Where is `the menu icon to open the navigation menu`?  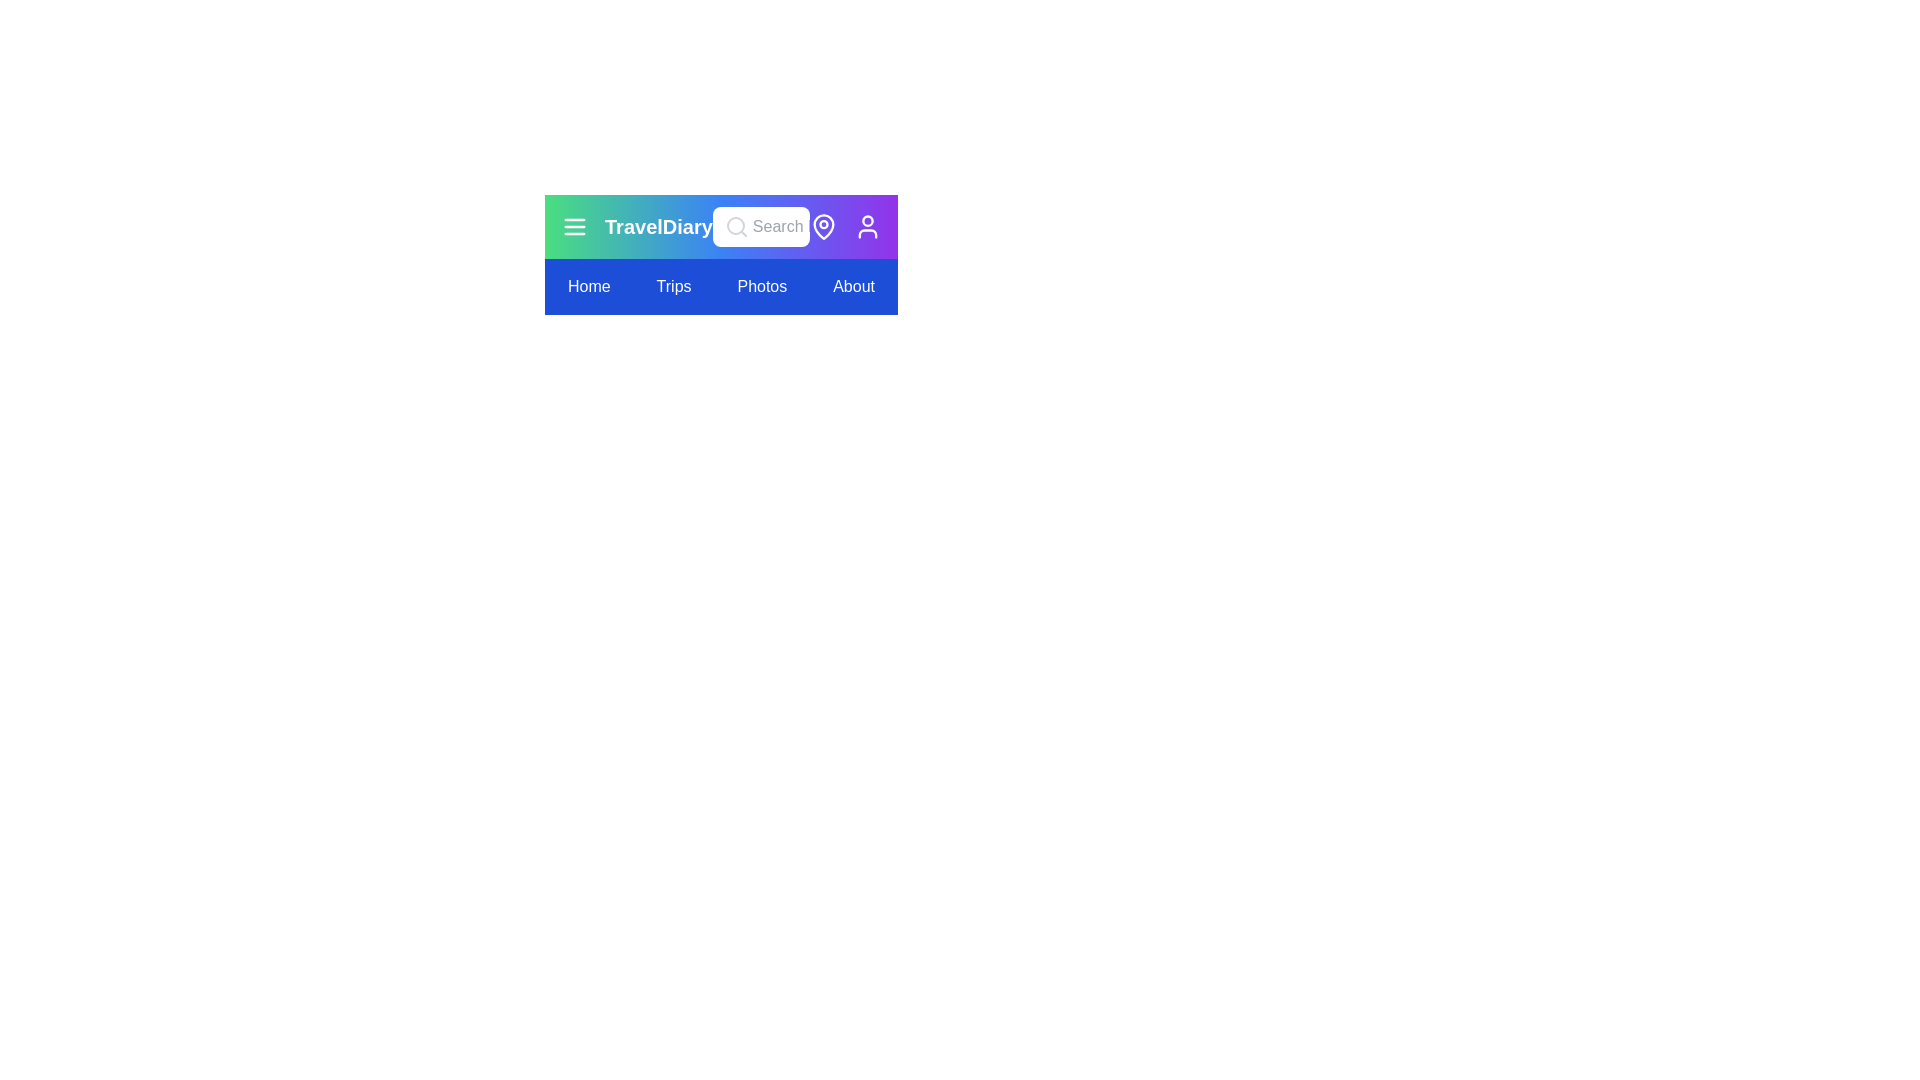 the menu icon to open the navigation menu is located at coordinates (574, 226).